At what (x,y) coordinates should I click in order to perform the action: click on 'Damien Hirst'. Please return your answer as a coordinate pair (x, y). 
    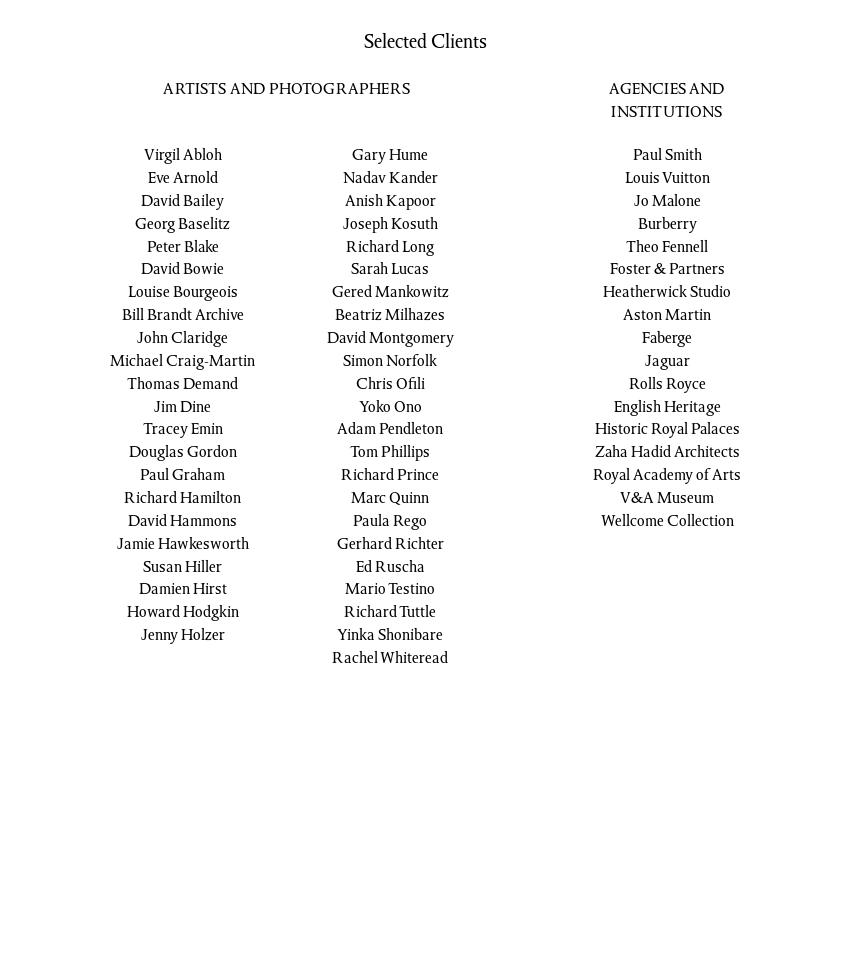
    Looking at the image, I should click on (138, 590).